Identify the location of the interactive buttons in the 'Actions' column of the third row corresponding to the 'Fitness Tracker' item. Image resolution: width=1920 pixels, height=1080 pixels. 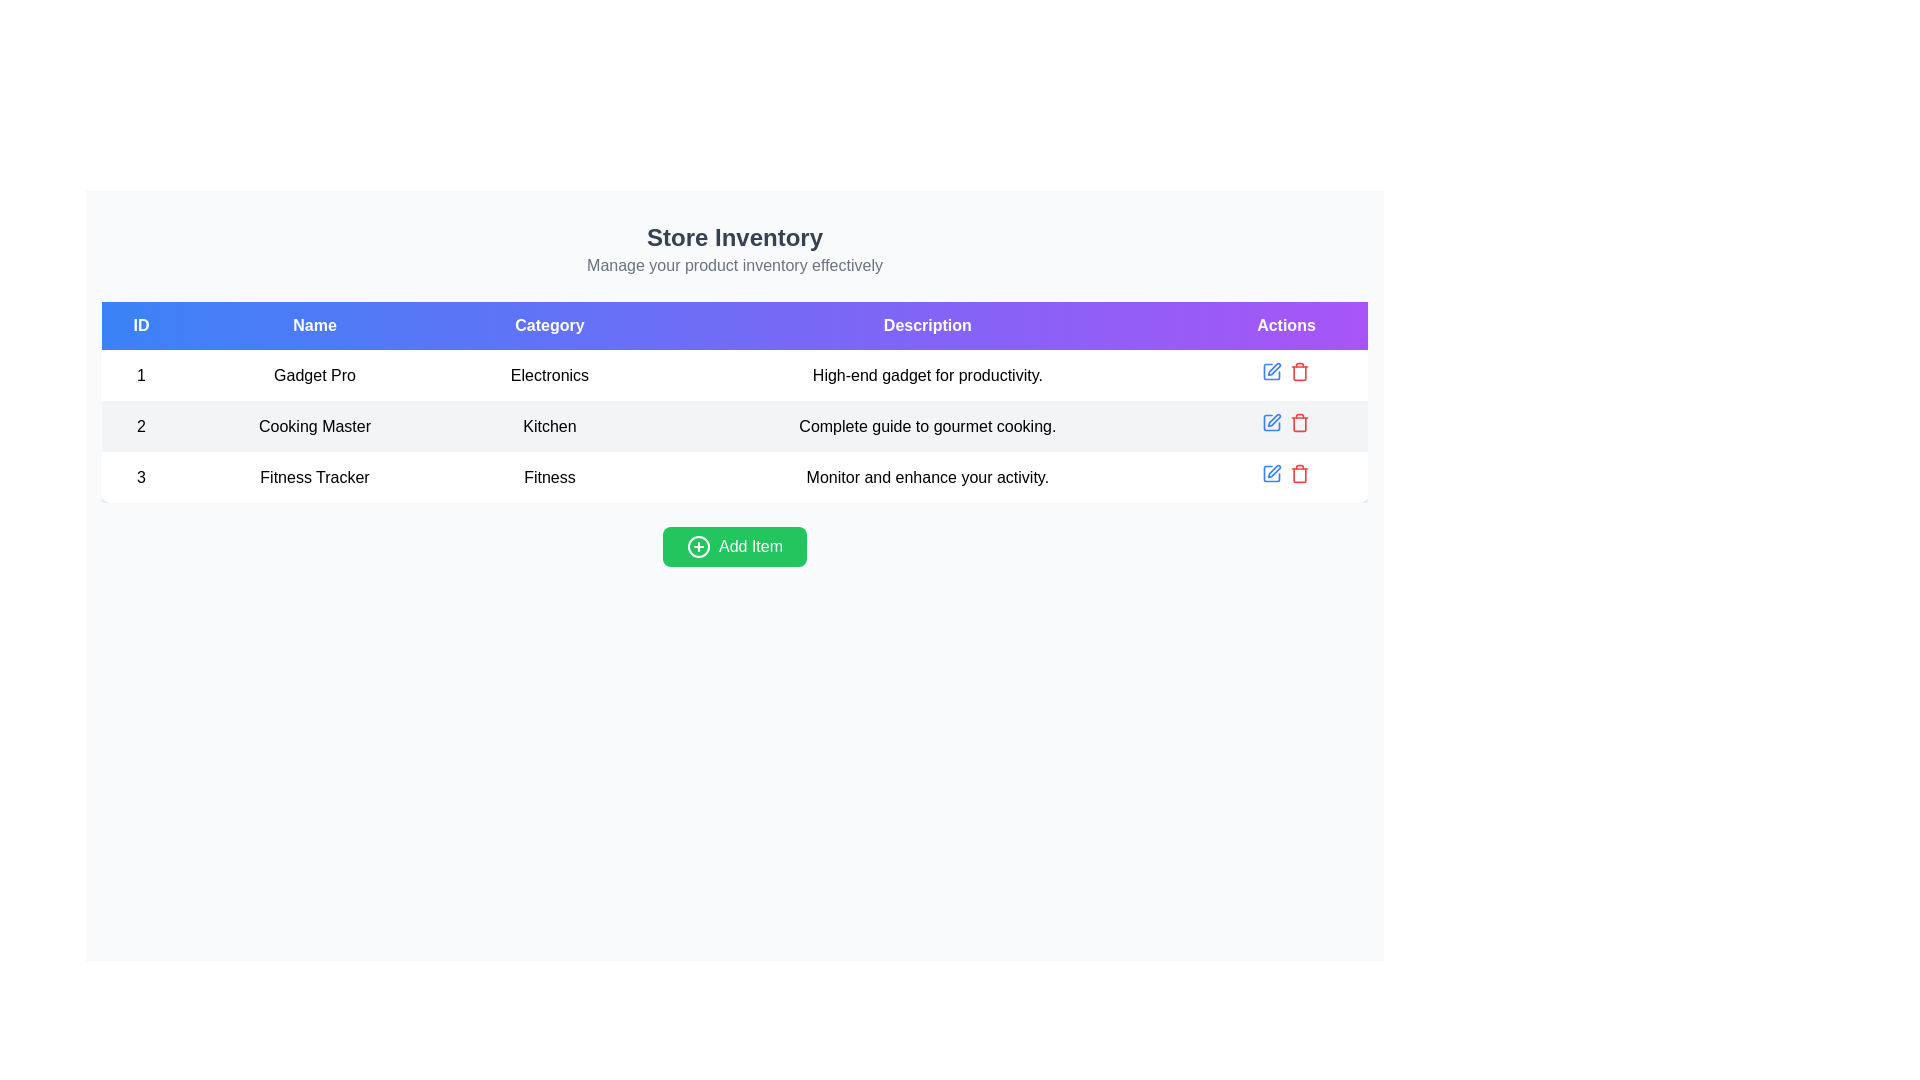
(1286, 477).